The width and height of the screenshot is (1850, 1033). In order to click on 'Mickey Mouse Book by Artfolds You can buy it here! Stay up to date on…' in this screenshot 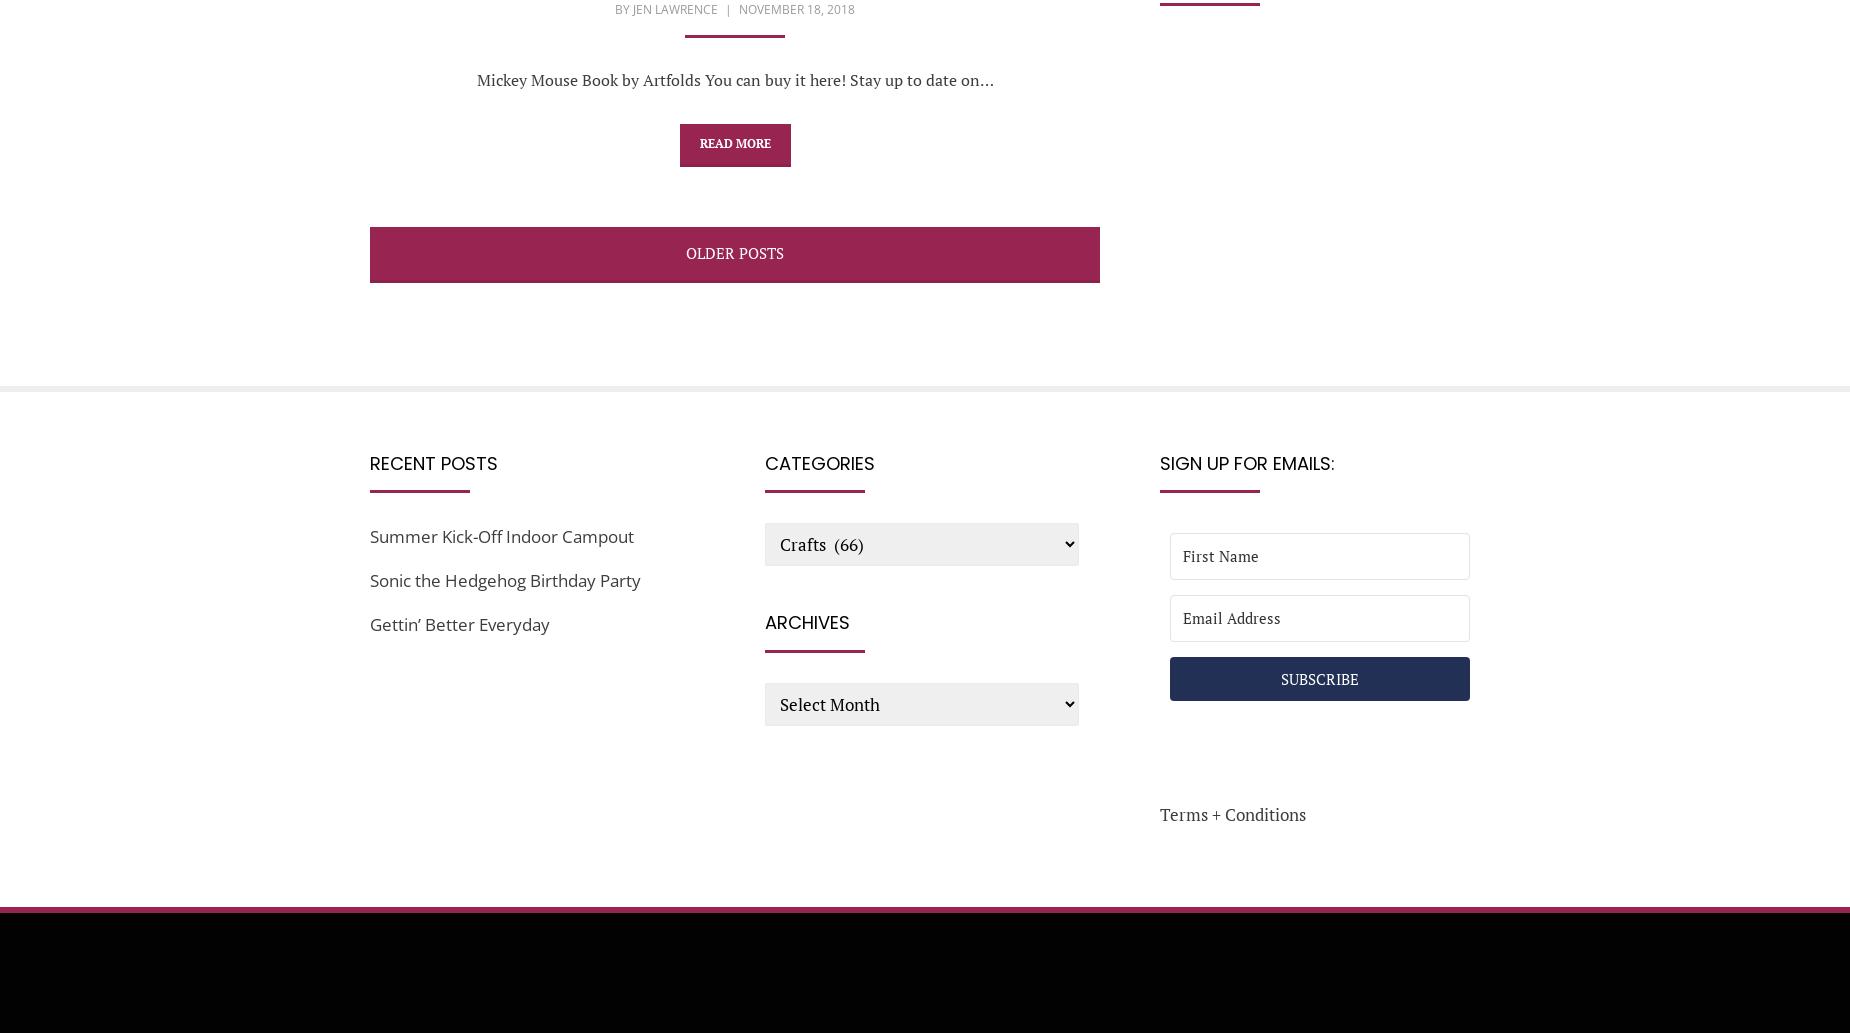, I will do `click(734, 79)`.